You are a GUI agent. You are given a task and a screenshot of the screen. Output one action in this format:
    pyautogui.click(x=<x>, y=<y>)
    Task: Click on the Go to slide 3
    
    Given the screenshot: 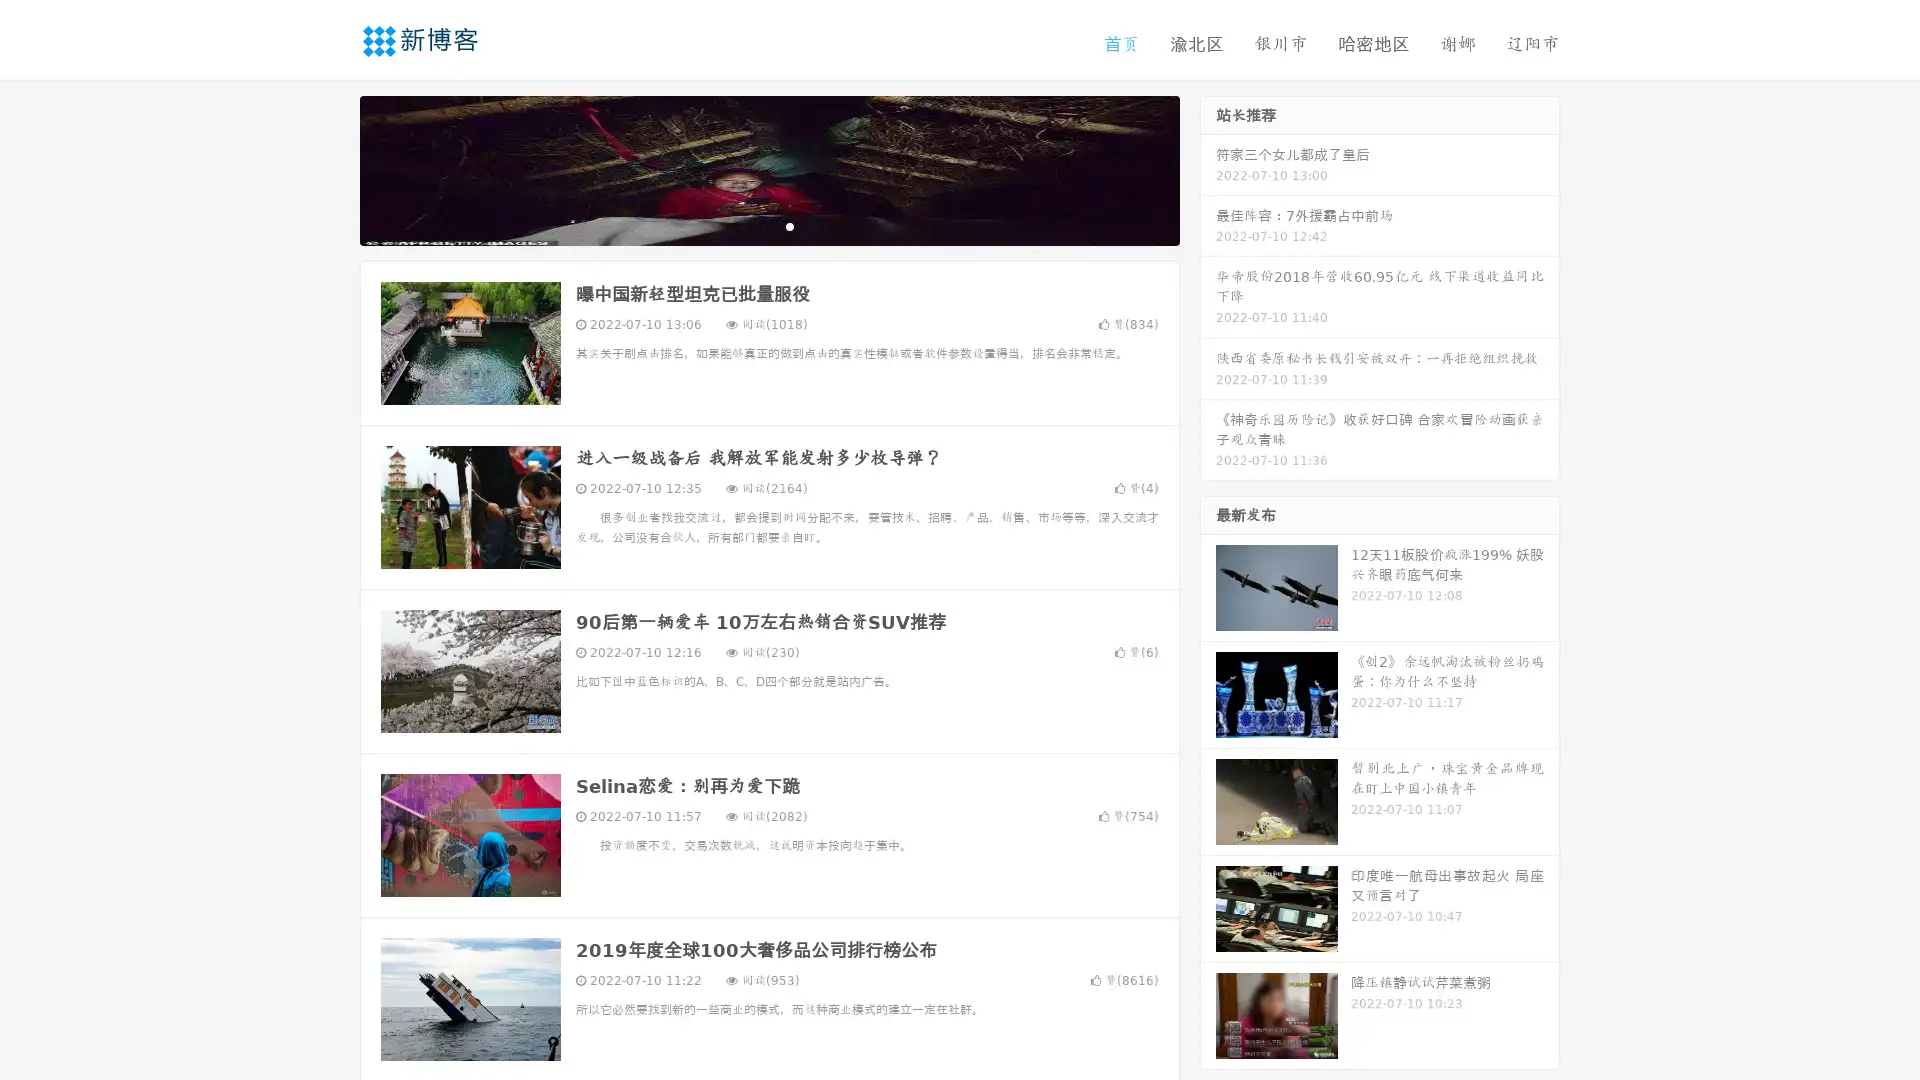 What is the action you would take?
    pyautogui.click(x=789, y=225)
    